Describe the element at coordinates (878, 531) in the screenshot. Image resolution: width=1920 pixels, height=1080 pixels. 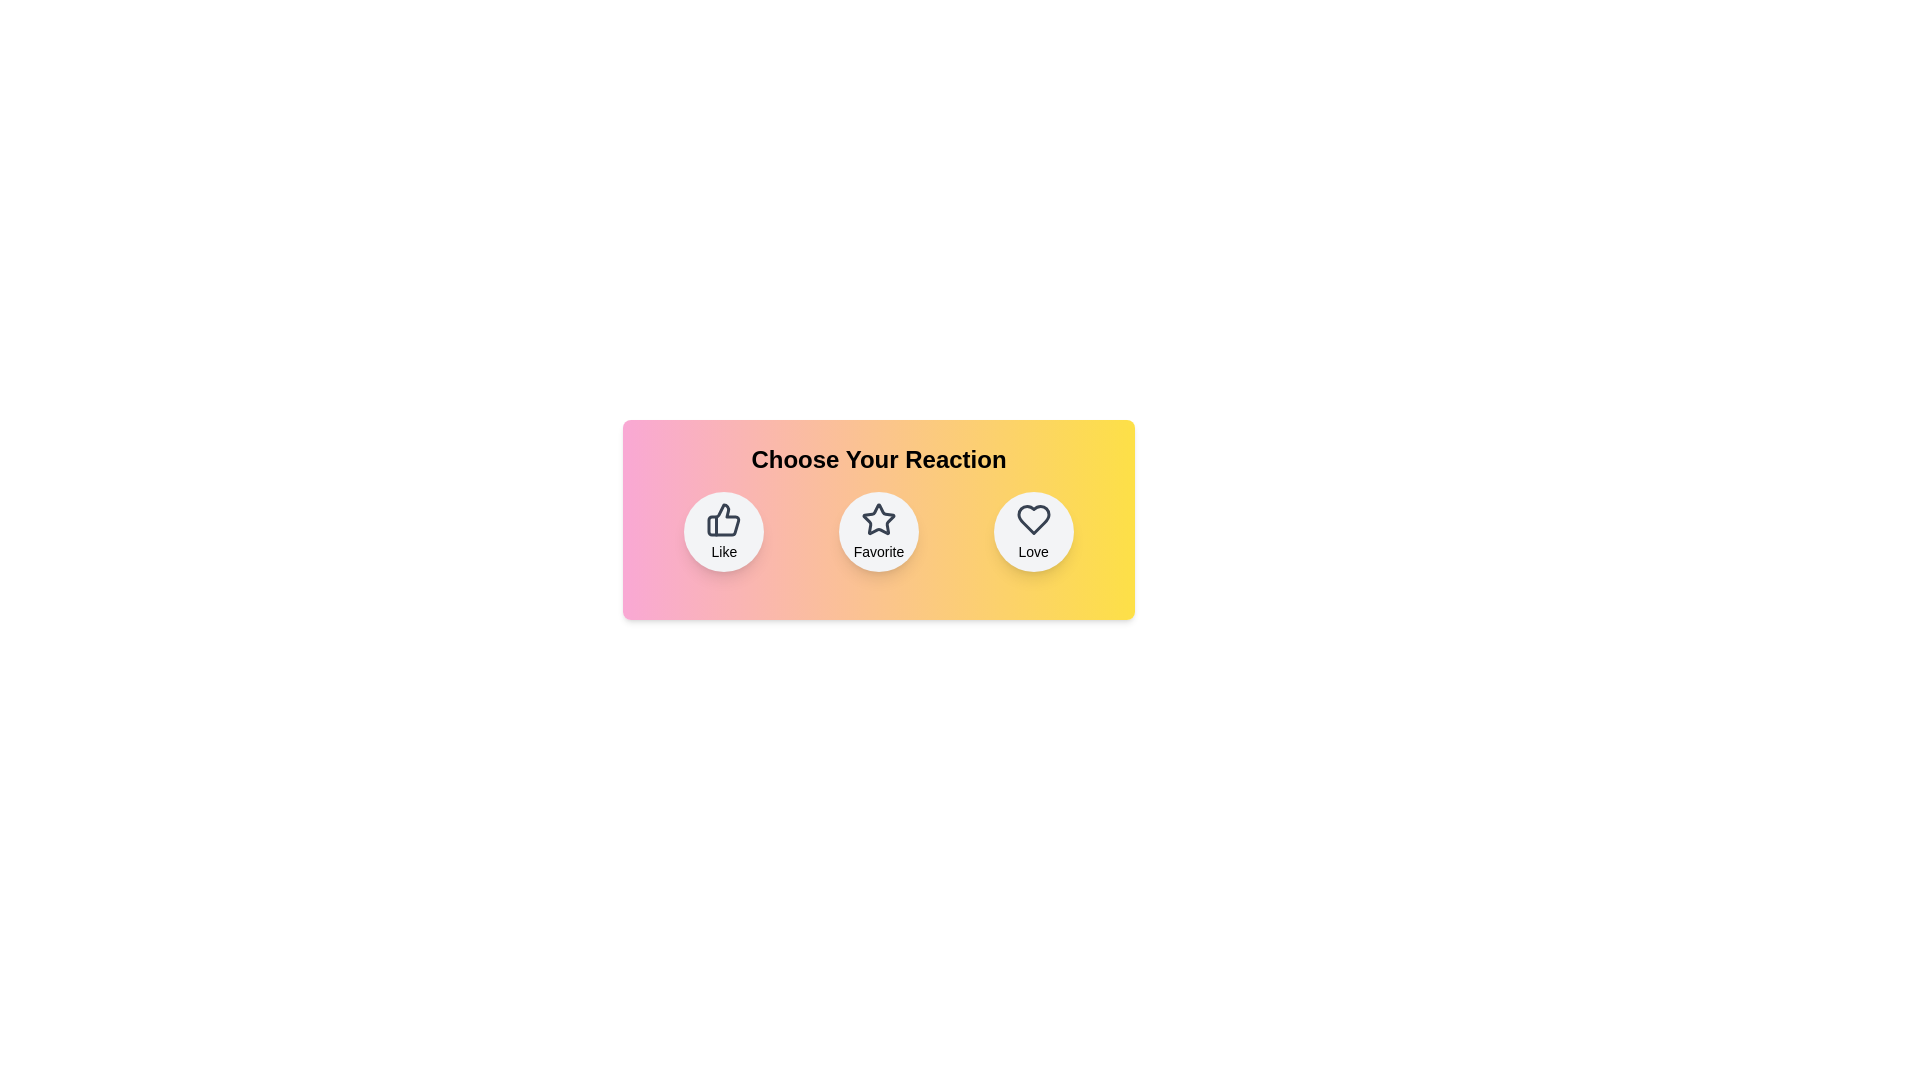
I see `the reaction button labeled 'Favorite' to observe its hover effect` at that location.